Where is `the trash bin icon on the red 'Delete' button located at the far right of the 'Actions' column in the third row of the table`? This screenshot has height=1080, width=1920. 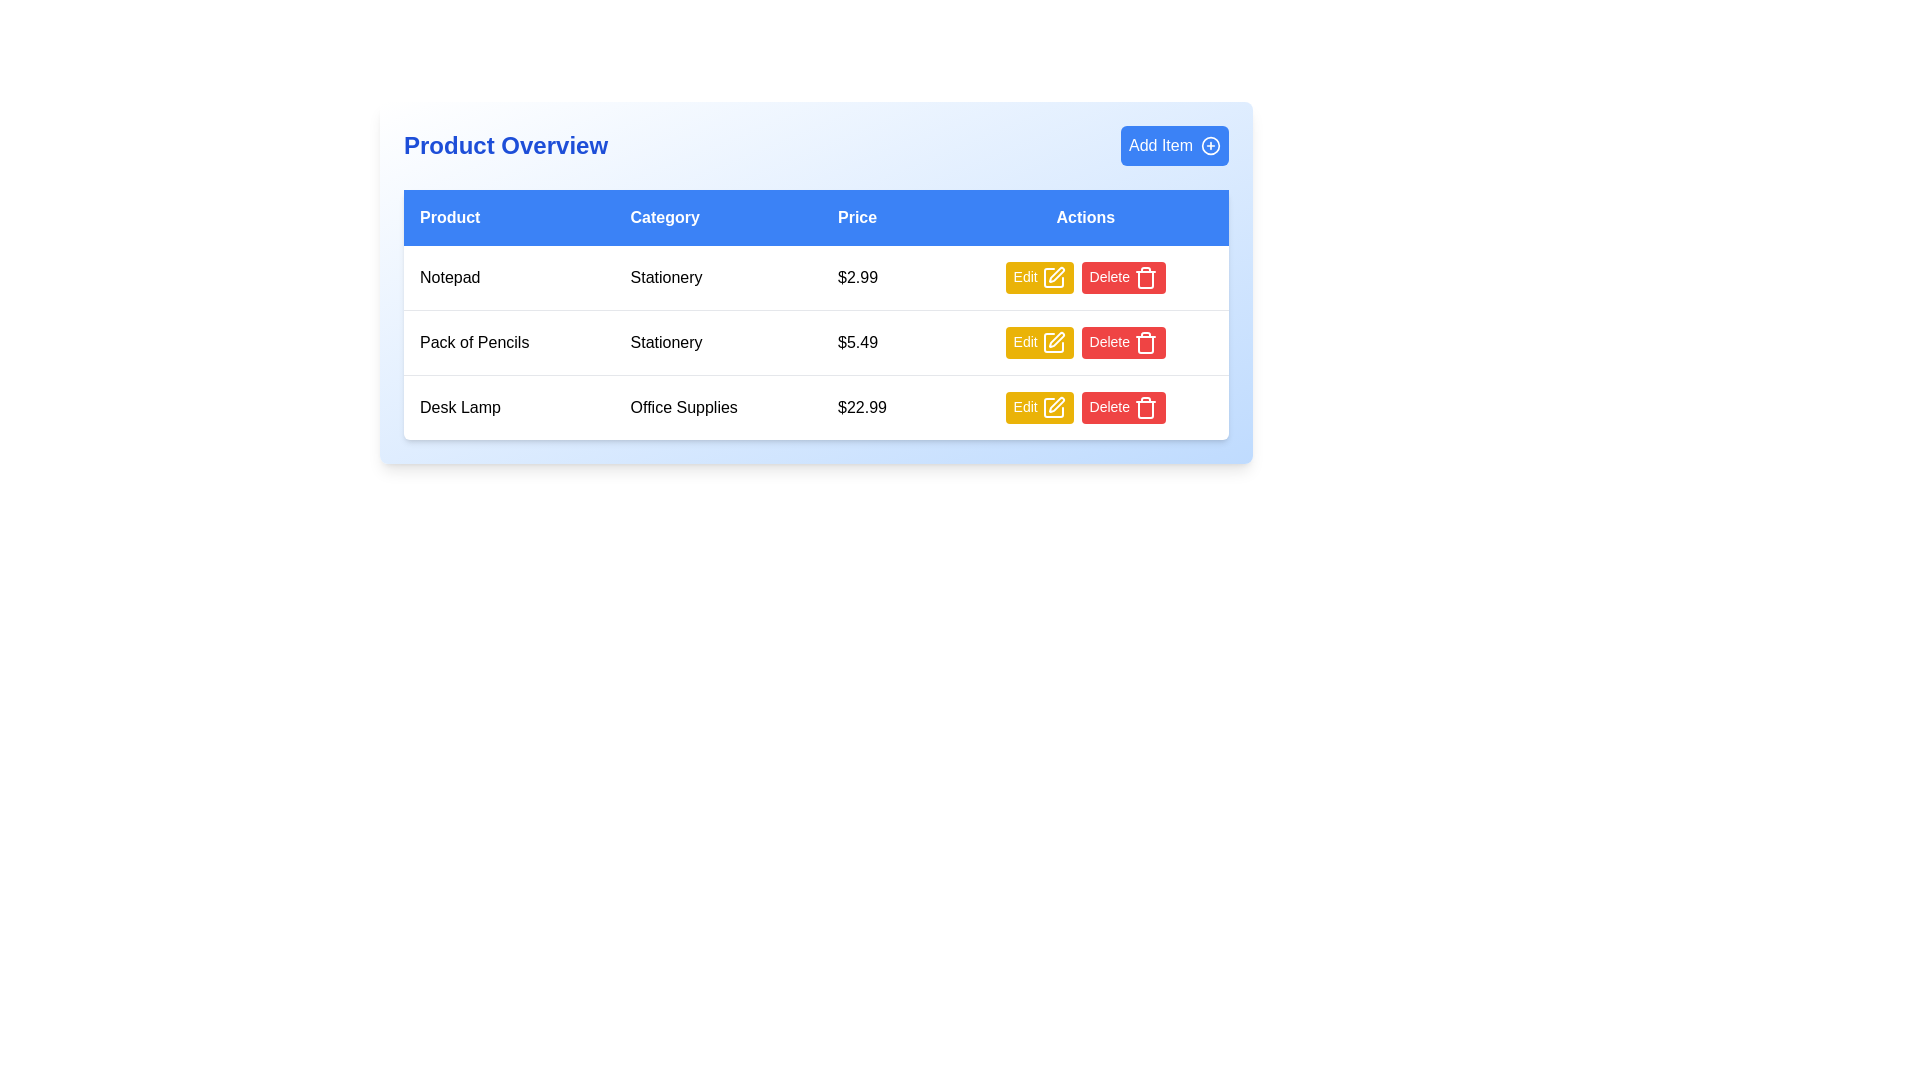
the trash bin icon on the red 'Delete' button located at the far right of the 'Actions' column in the third row of the table is located at coordinates (1145, 407).